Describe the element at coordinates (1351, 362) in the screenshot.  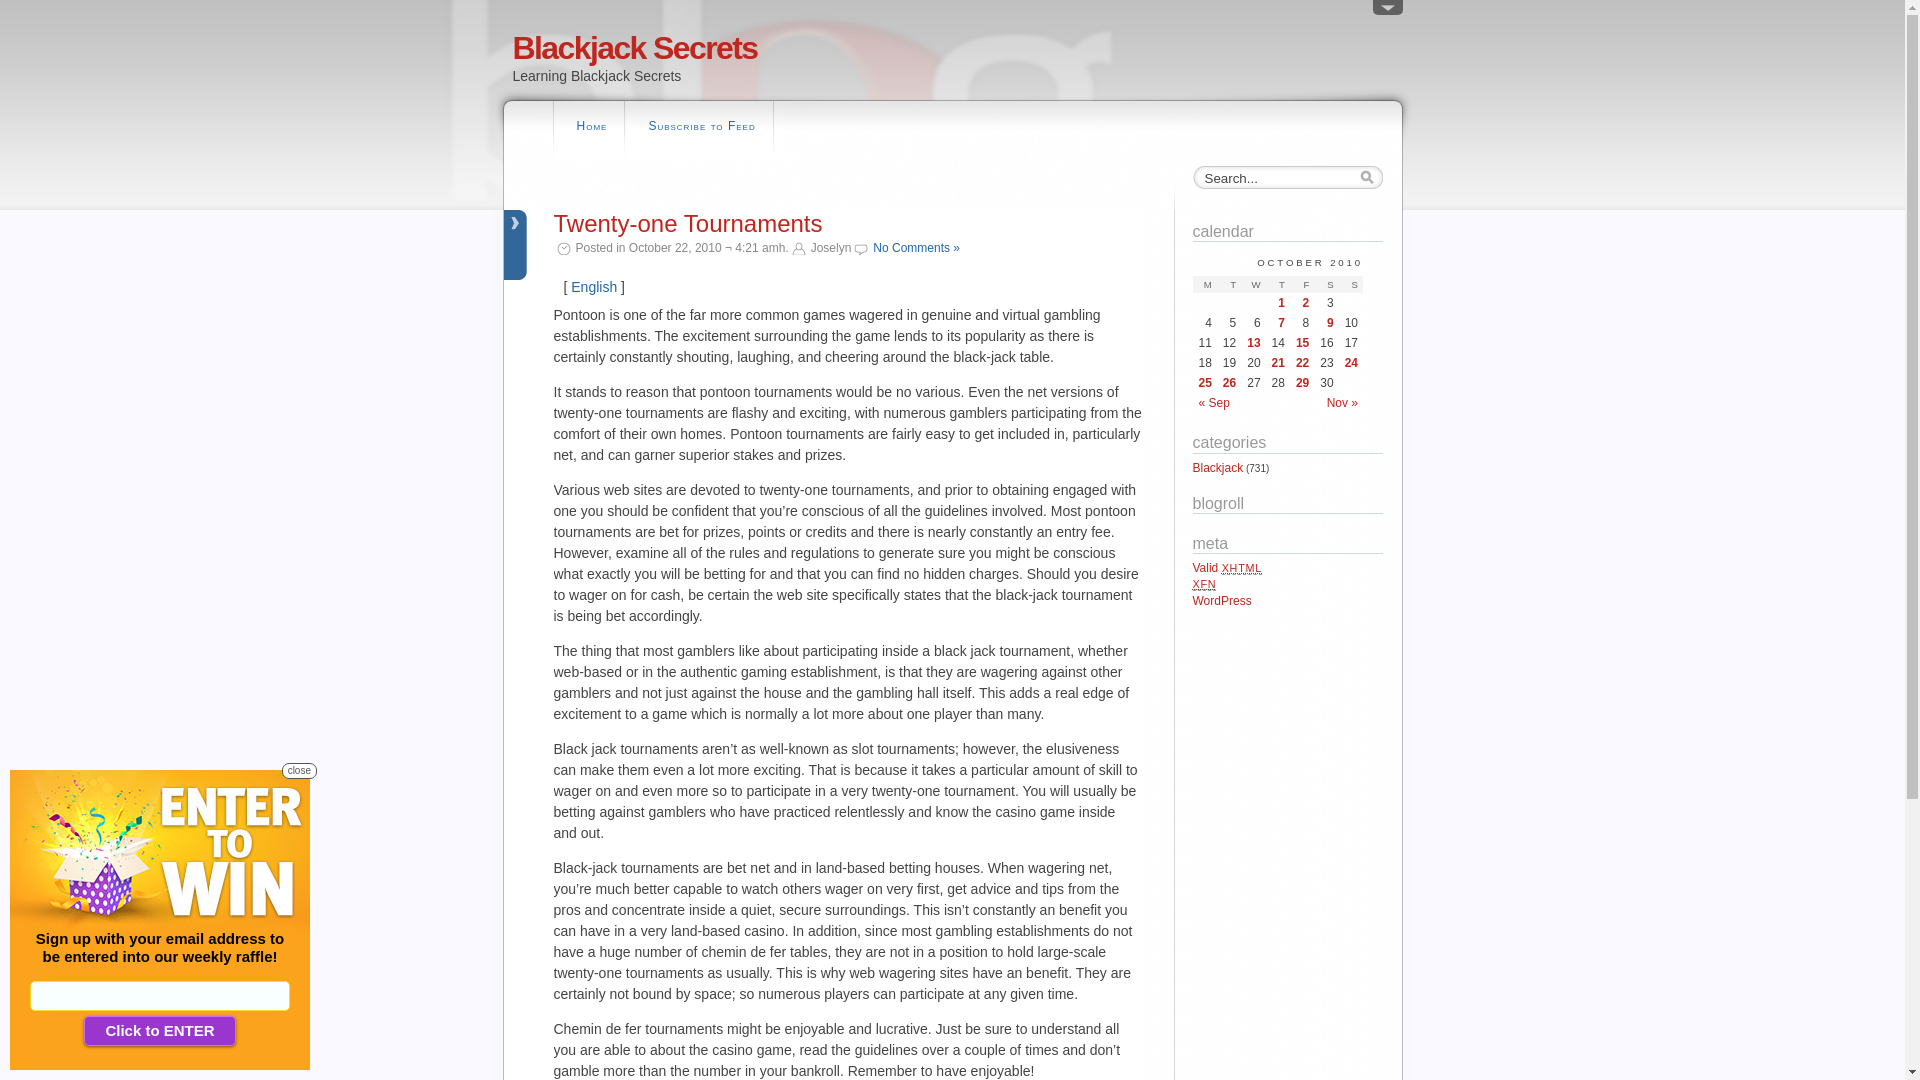
I see `'24'` at that location.